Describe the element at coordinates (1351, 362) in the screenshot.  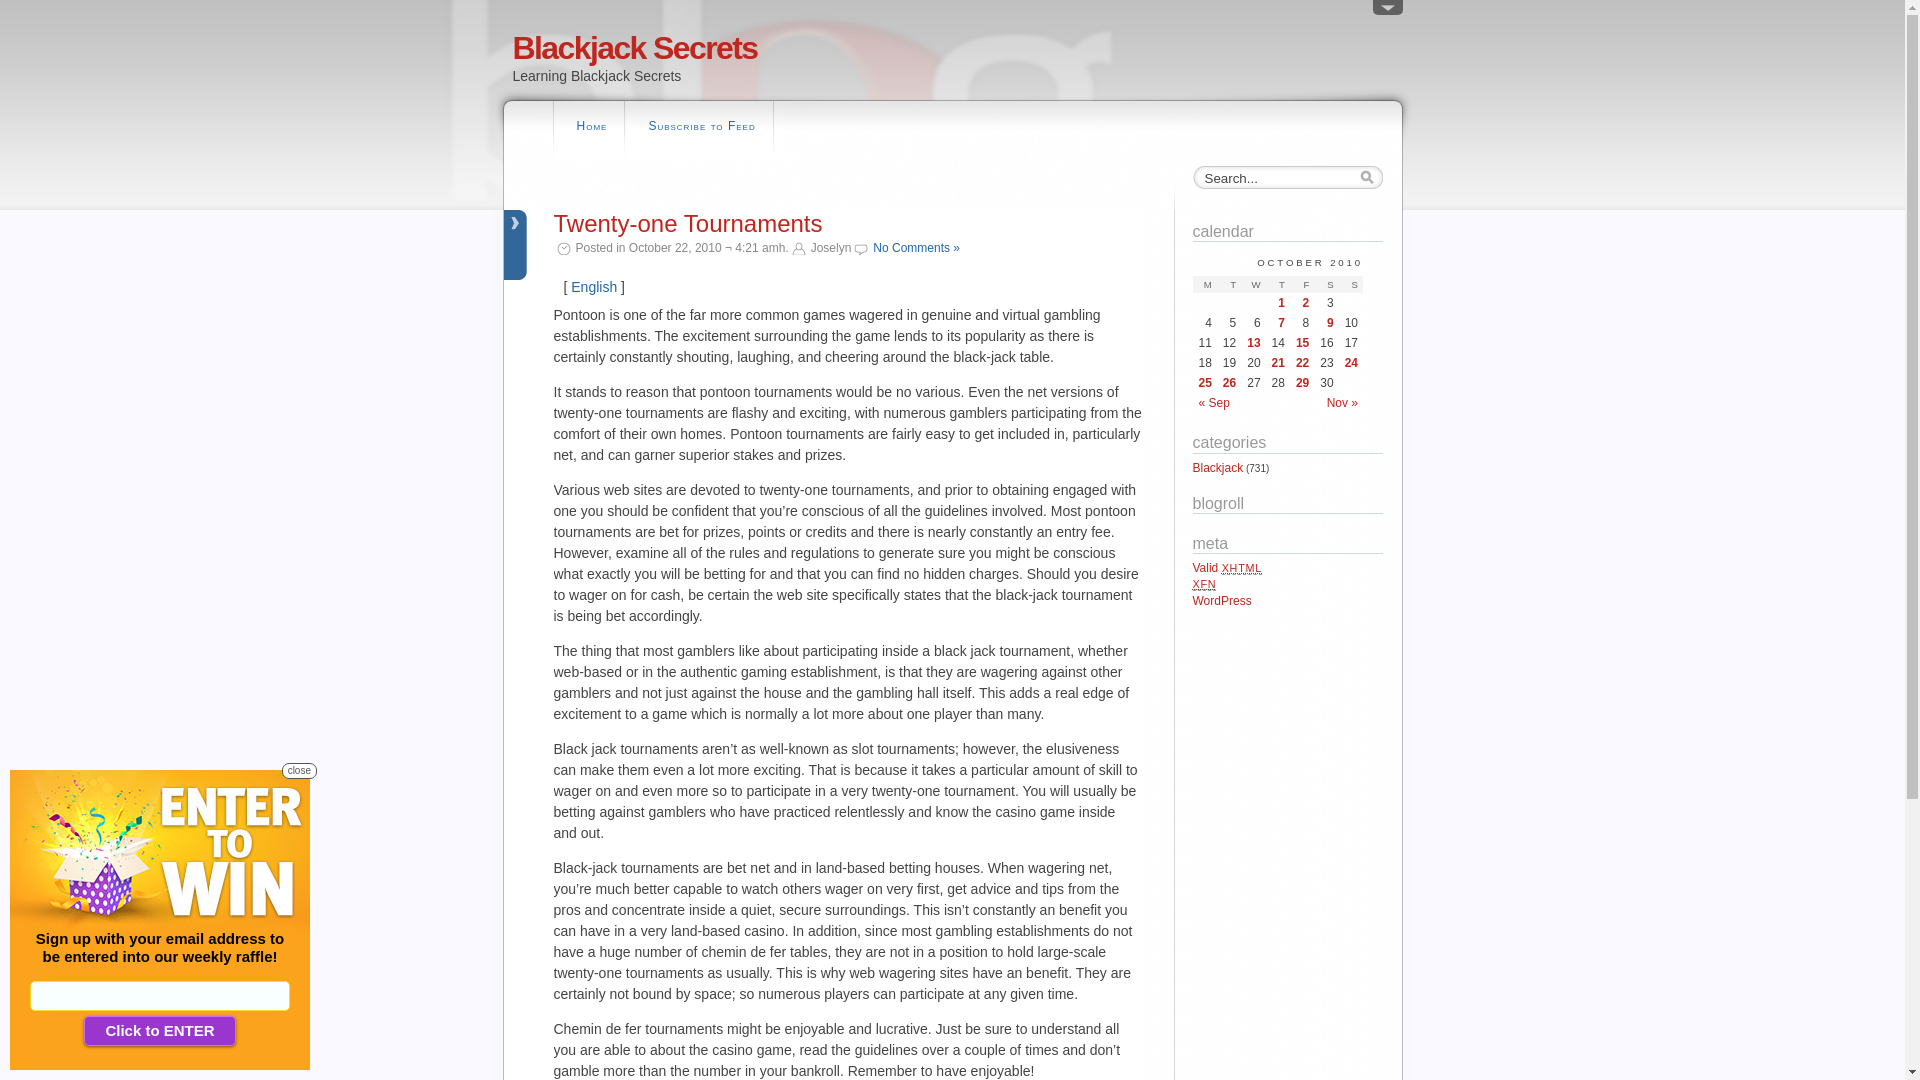
I see `'24'` at that location.